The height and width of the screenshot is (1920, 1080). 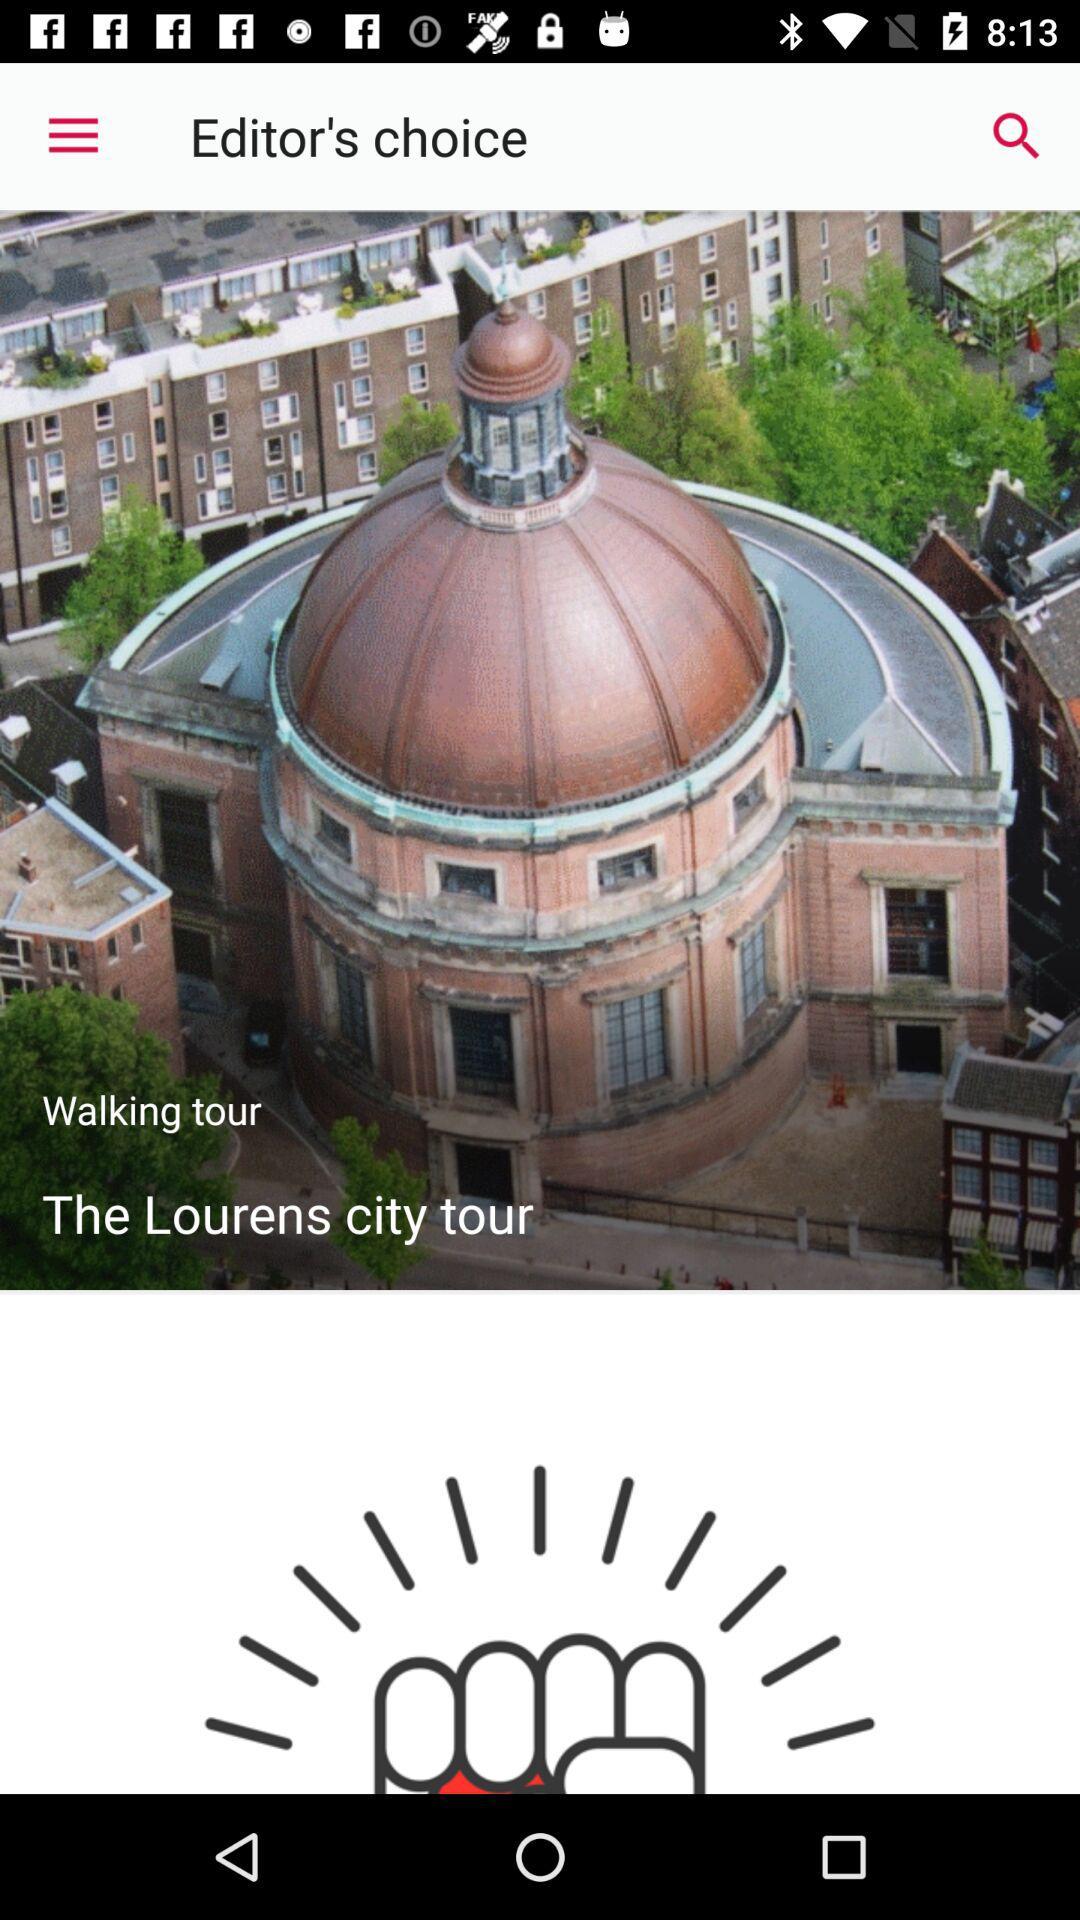 I want to click on the icon next to the editor's choice item, so click(x=1017, y=135).